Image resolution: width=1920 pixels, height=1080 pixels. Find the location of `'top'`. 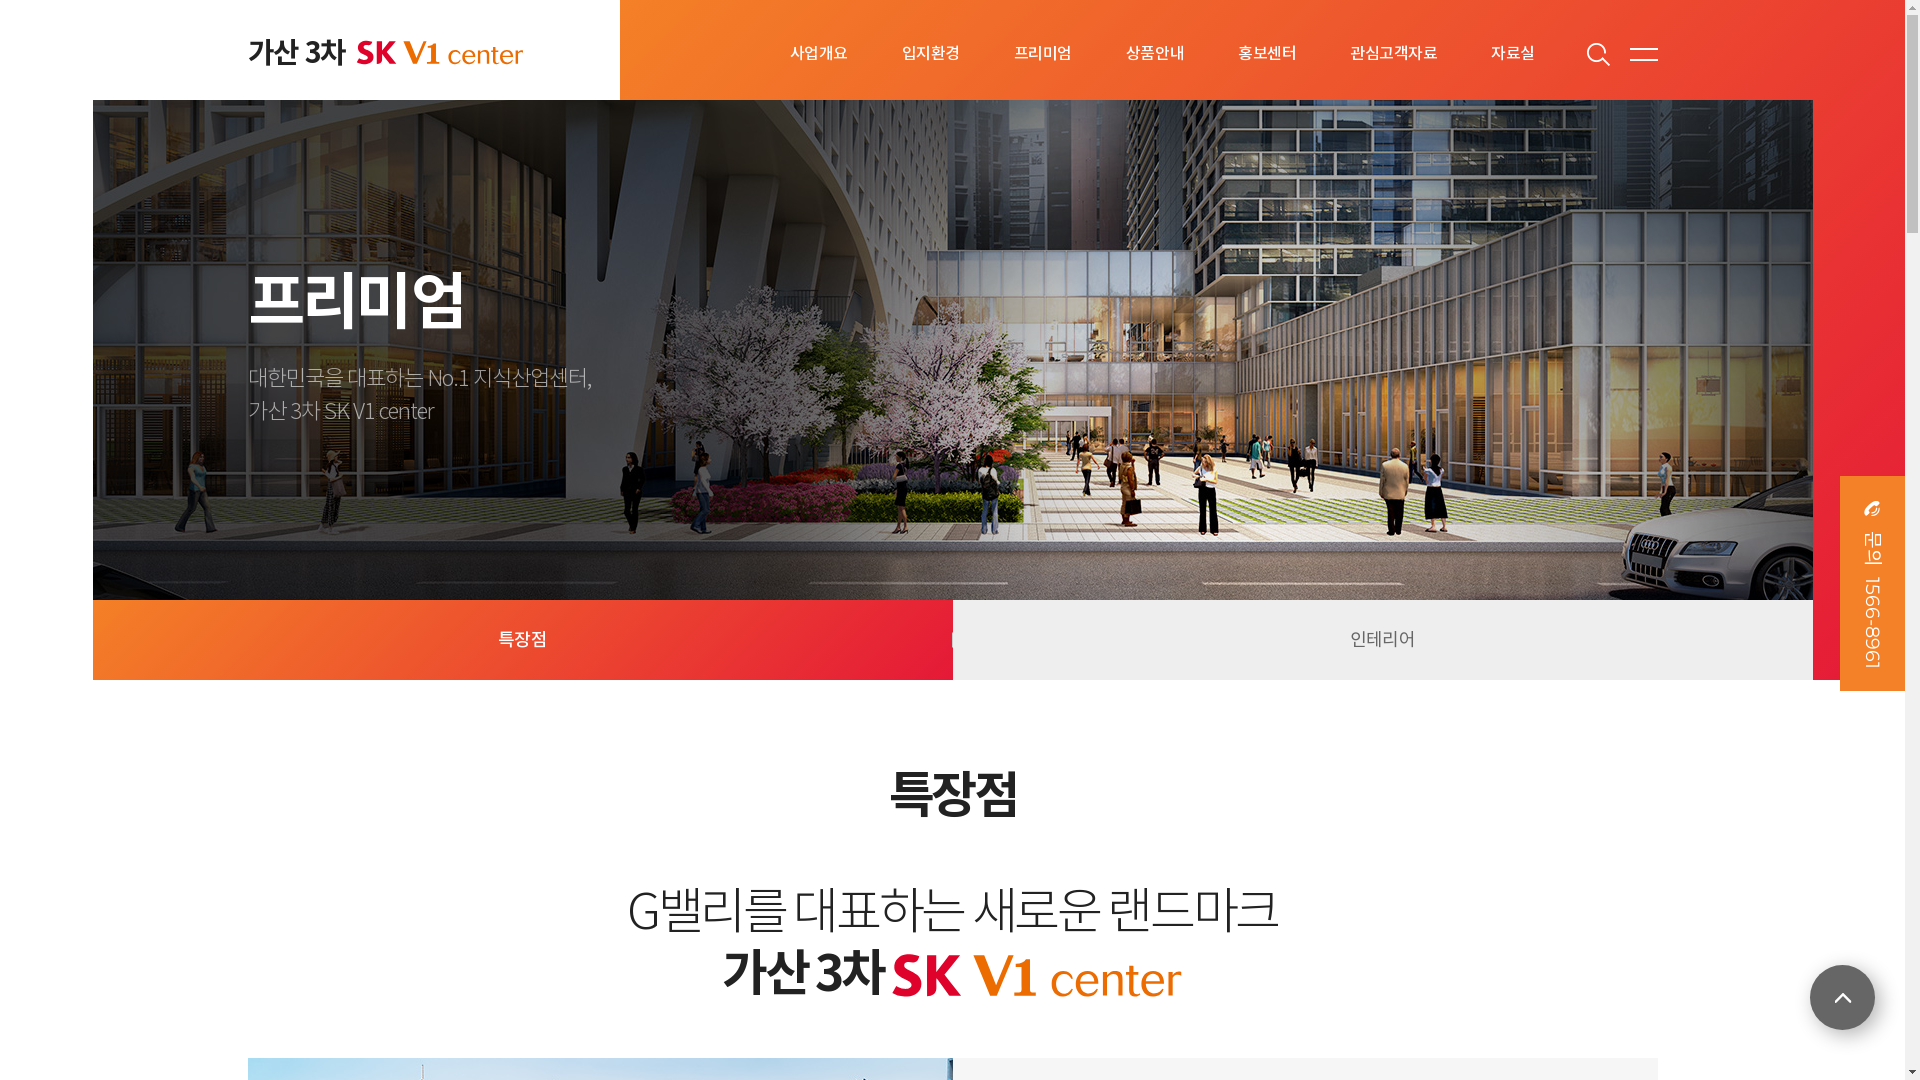

'top' is located at coordinates (1841, 997).